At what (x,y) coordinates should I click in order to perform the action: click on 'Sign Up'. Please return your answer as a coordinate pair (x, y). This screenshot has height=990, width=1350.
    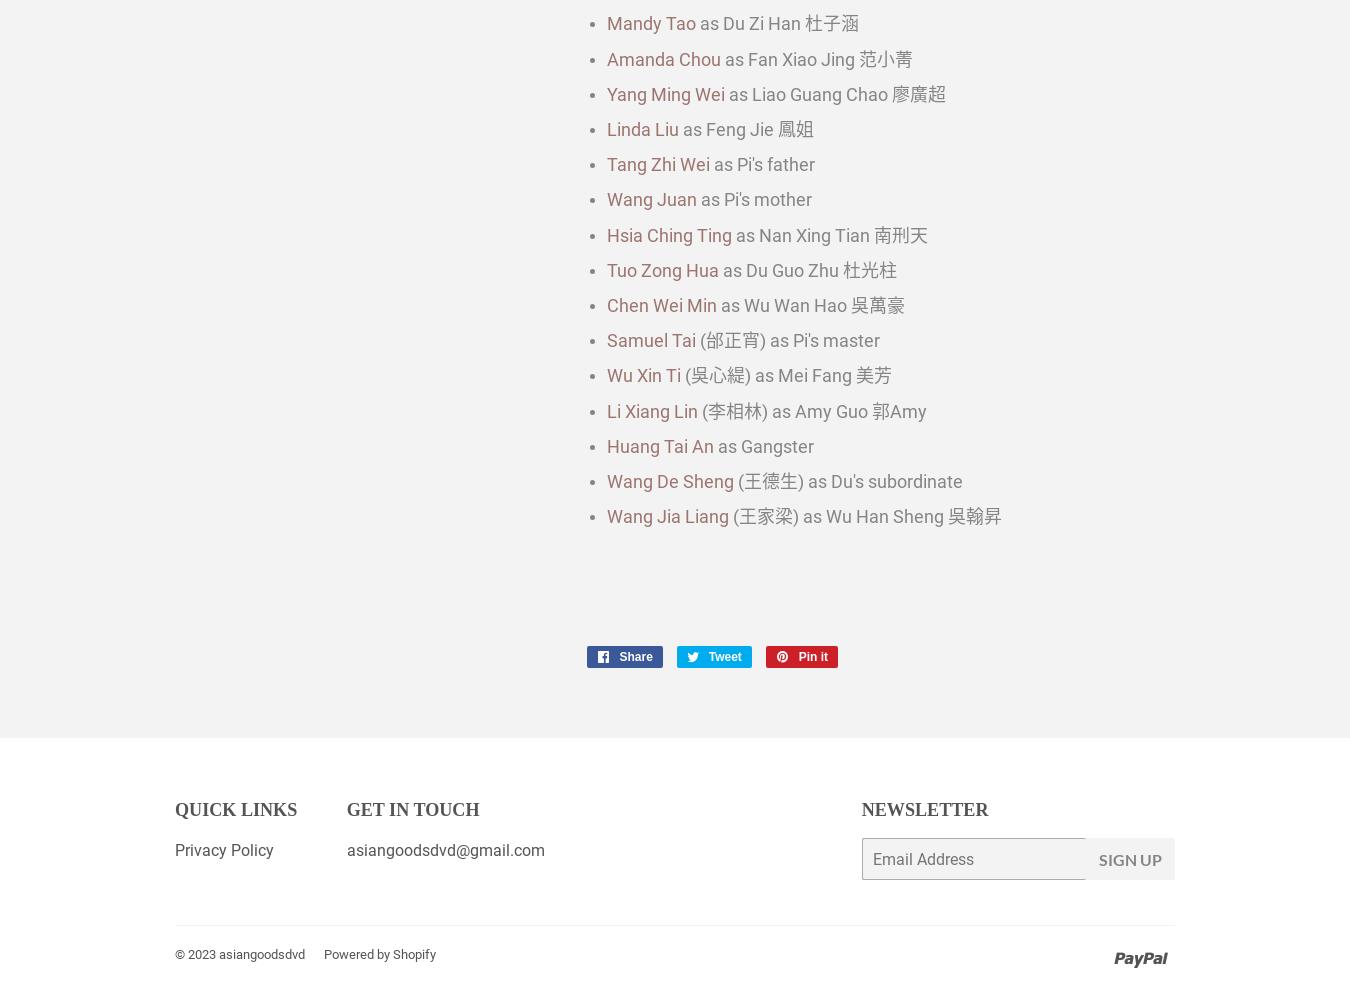
    Looking at the image, I should click on (1128, 858).